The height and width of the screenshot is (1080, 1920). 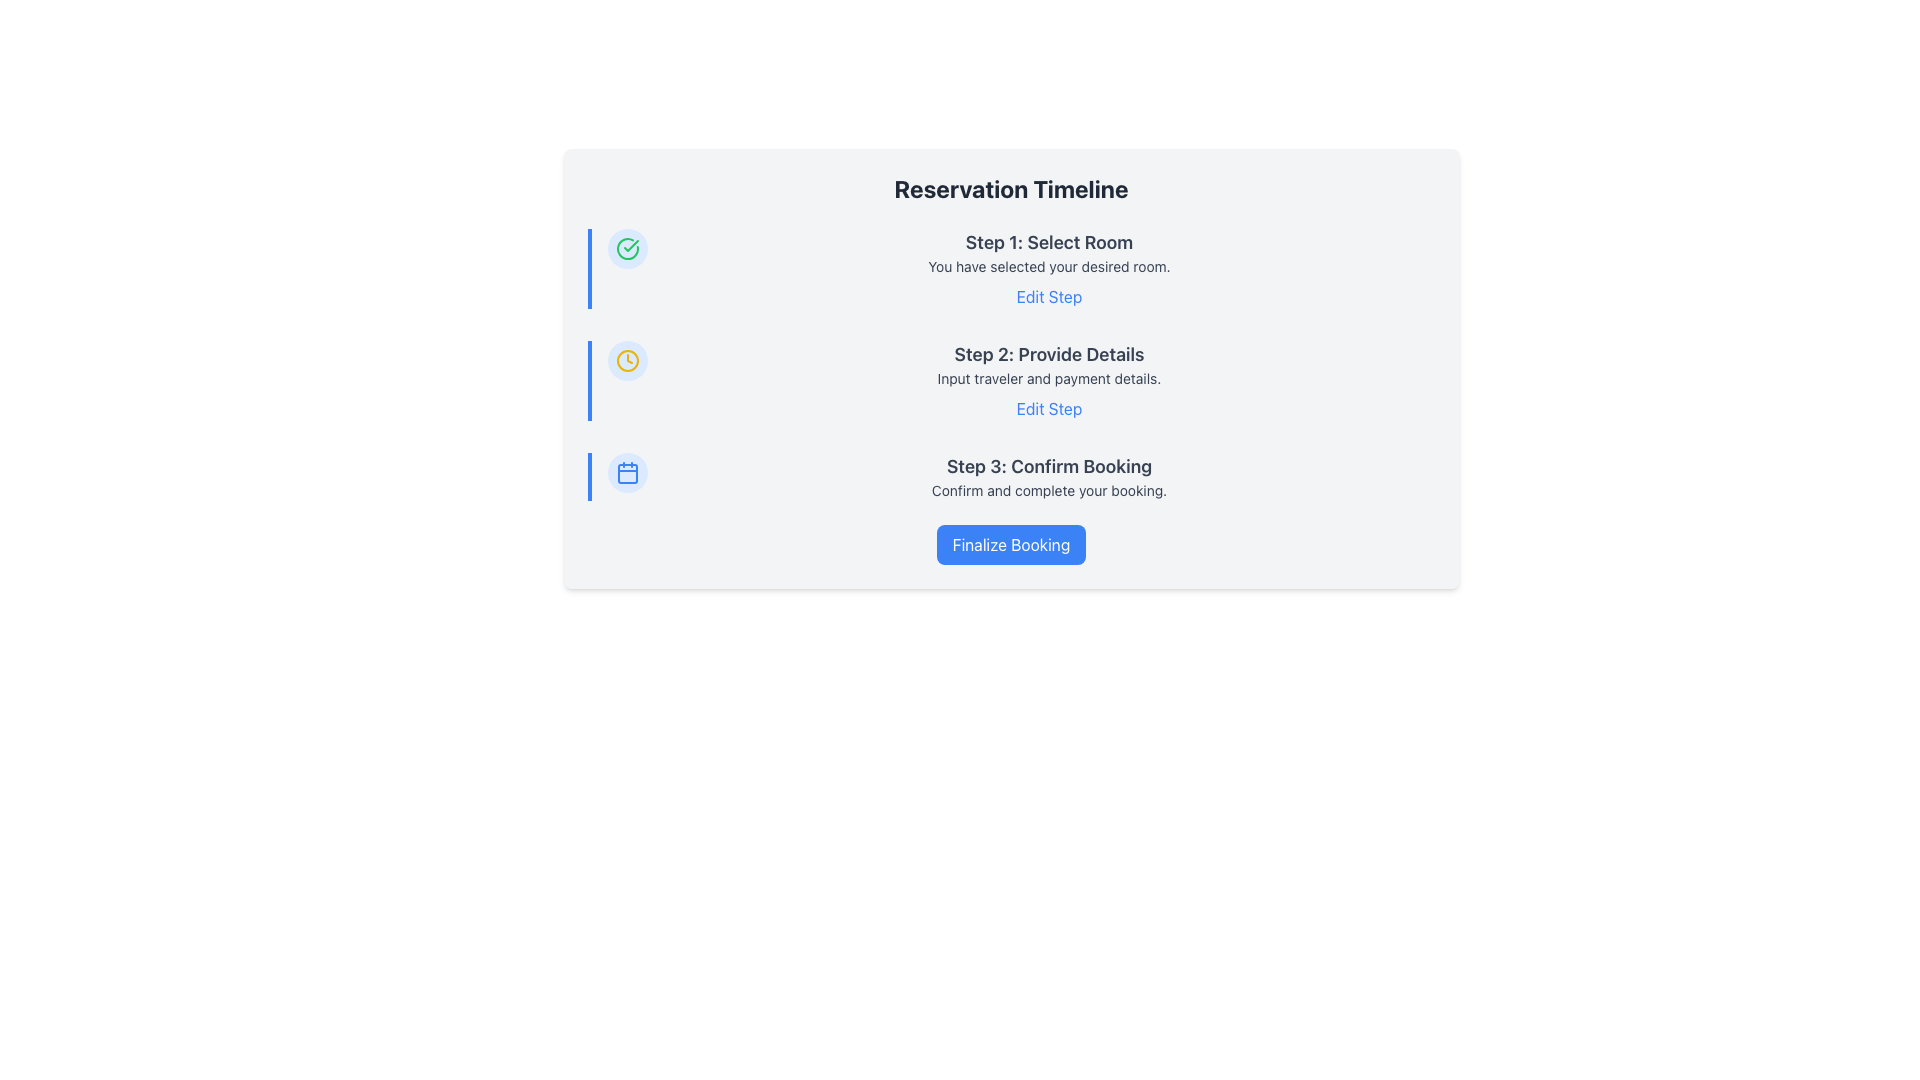 What do you see at coordinates (1048, 466) in the screenshot?
I see `the text label that reads 'Step 3: Confirm Booking'` at bounding box center [1048, 466].